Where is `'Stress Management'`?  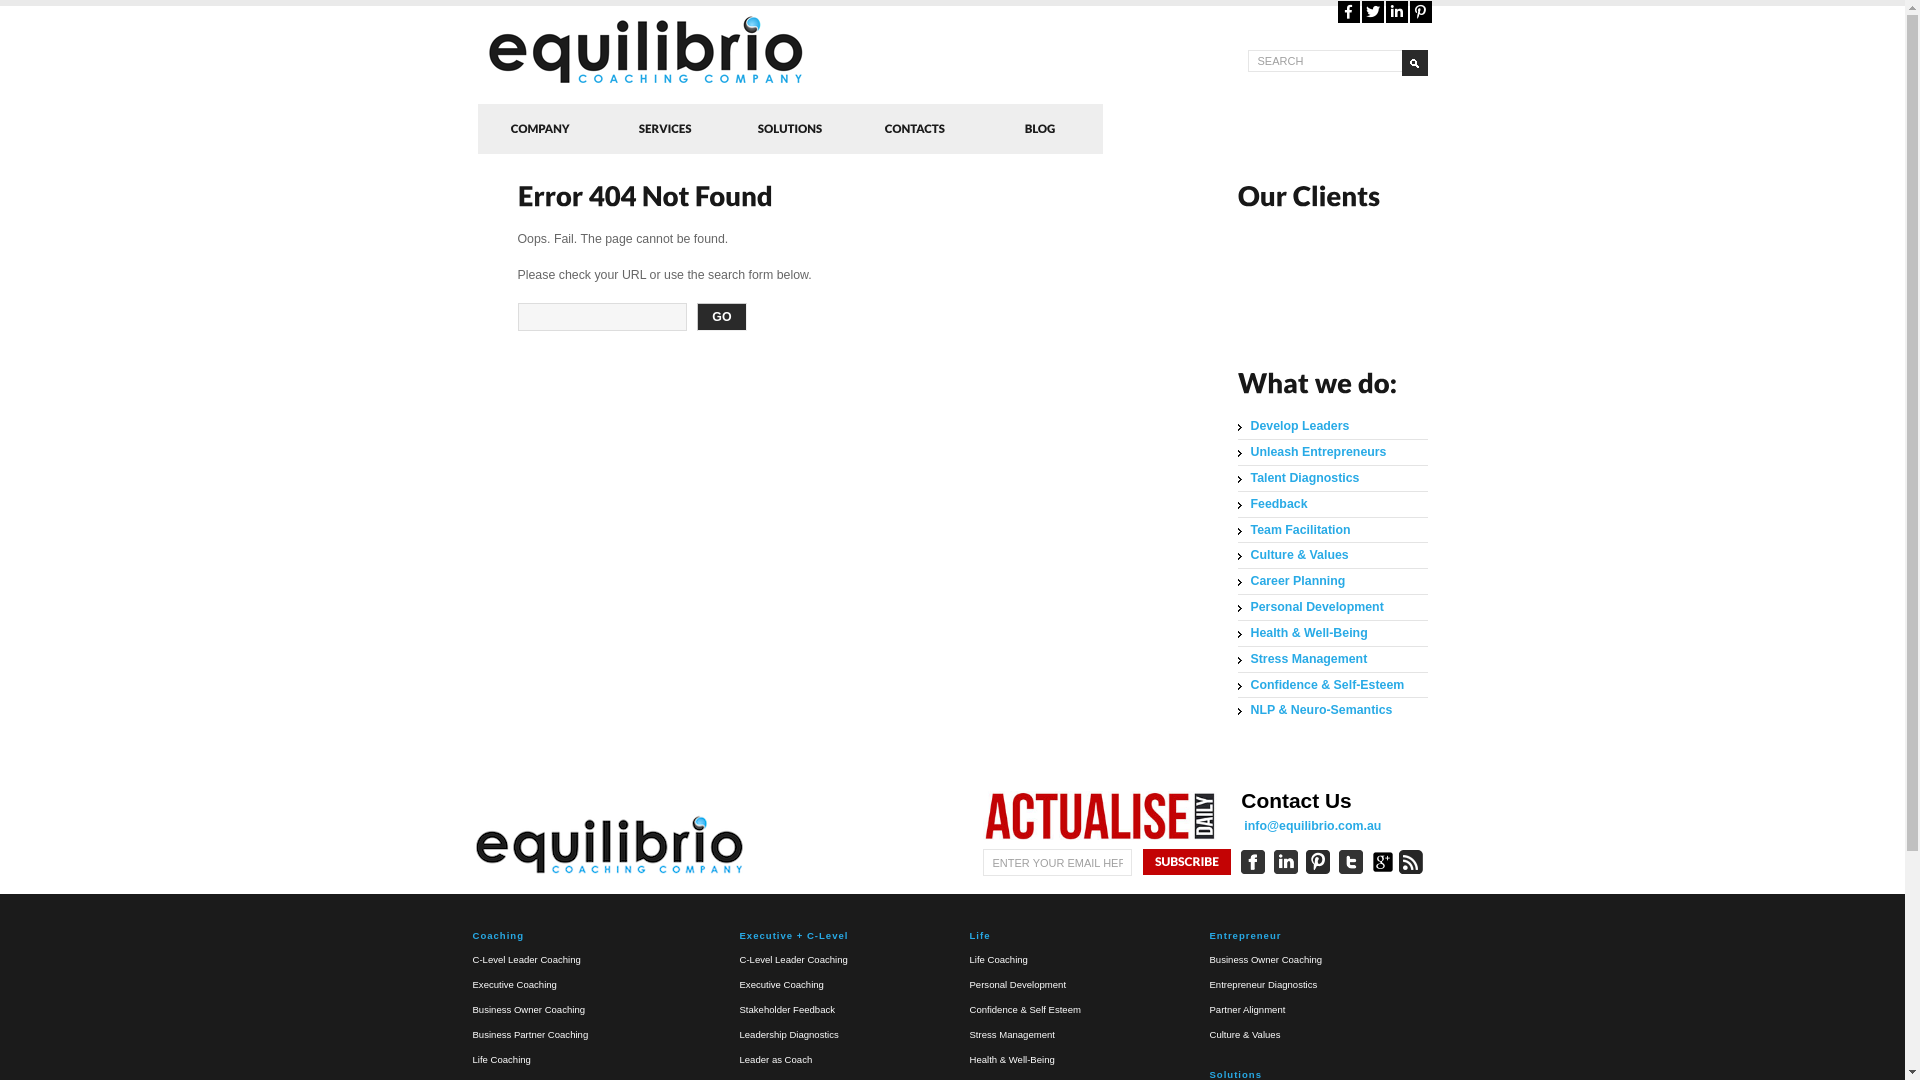 'Stress Management' is located at coordinates (1237, 659).